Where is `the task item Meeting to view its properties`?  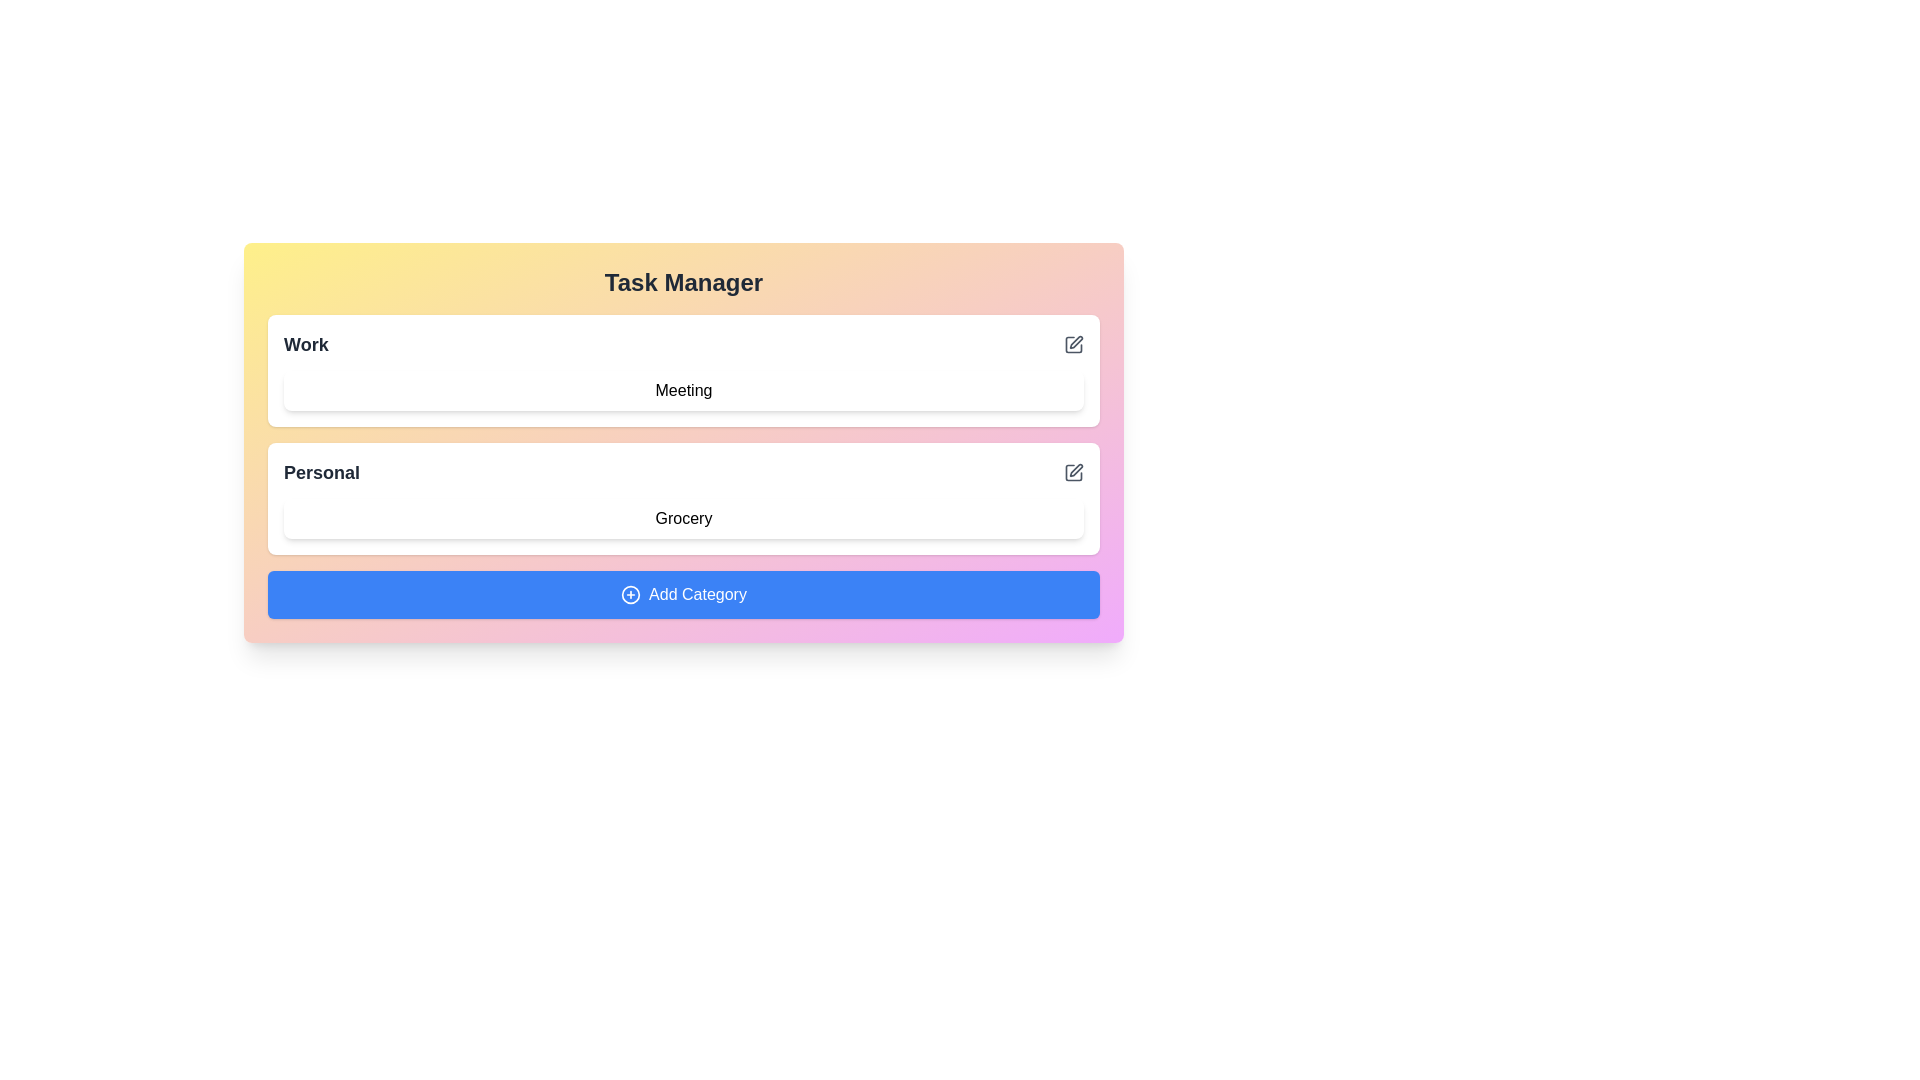 the task item Meeting to view its properties is located at coordinates (684, 390).